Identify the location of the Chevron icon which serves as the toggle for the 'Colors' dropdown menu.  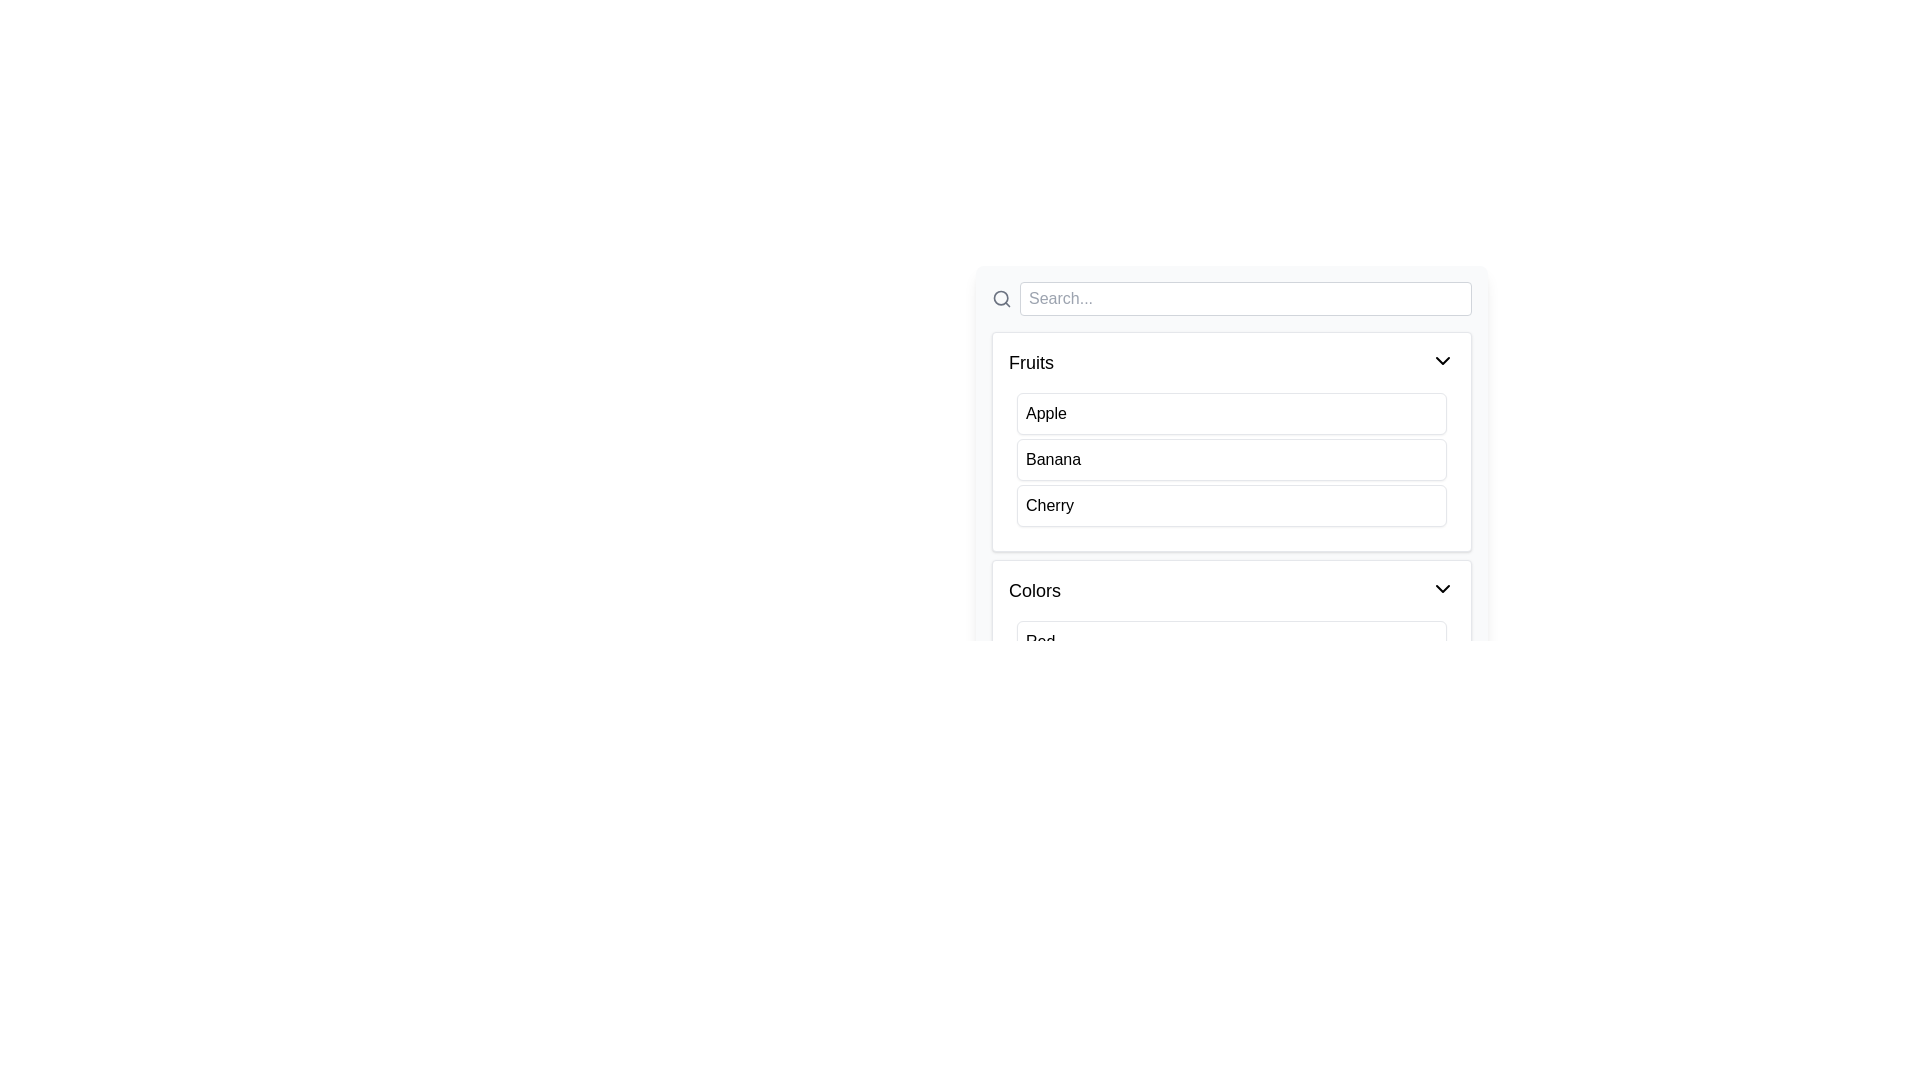
(1443, 588).